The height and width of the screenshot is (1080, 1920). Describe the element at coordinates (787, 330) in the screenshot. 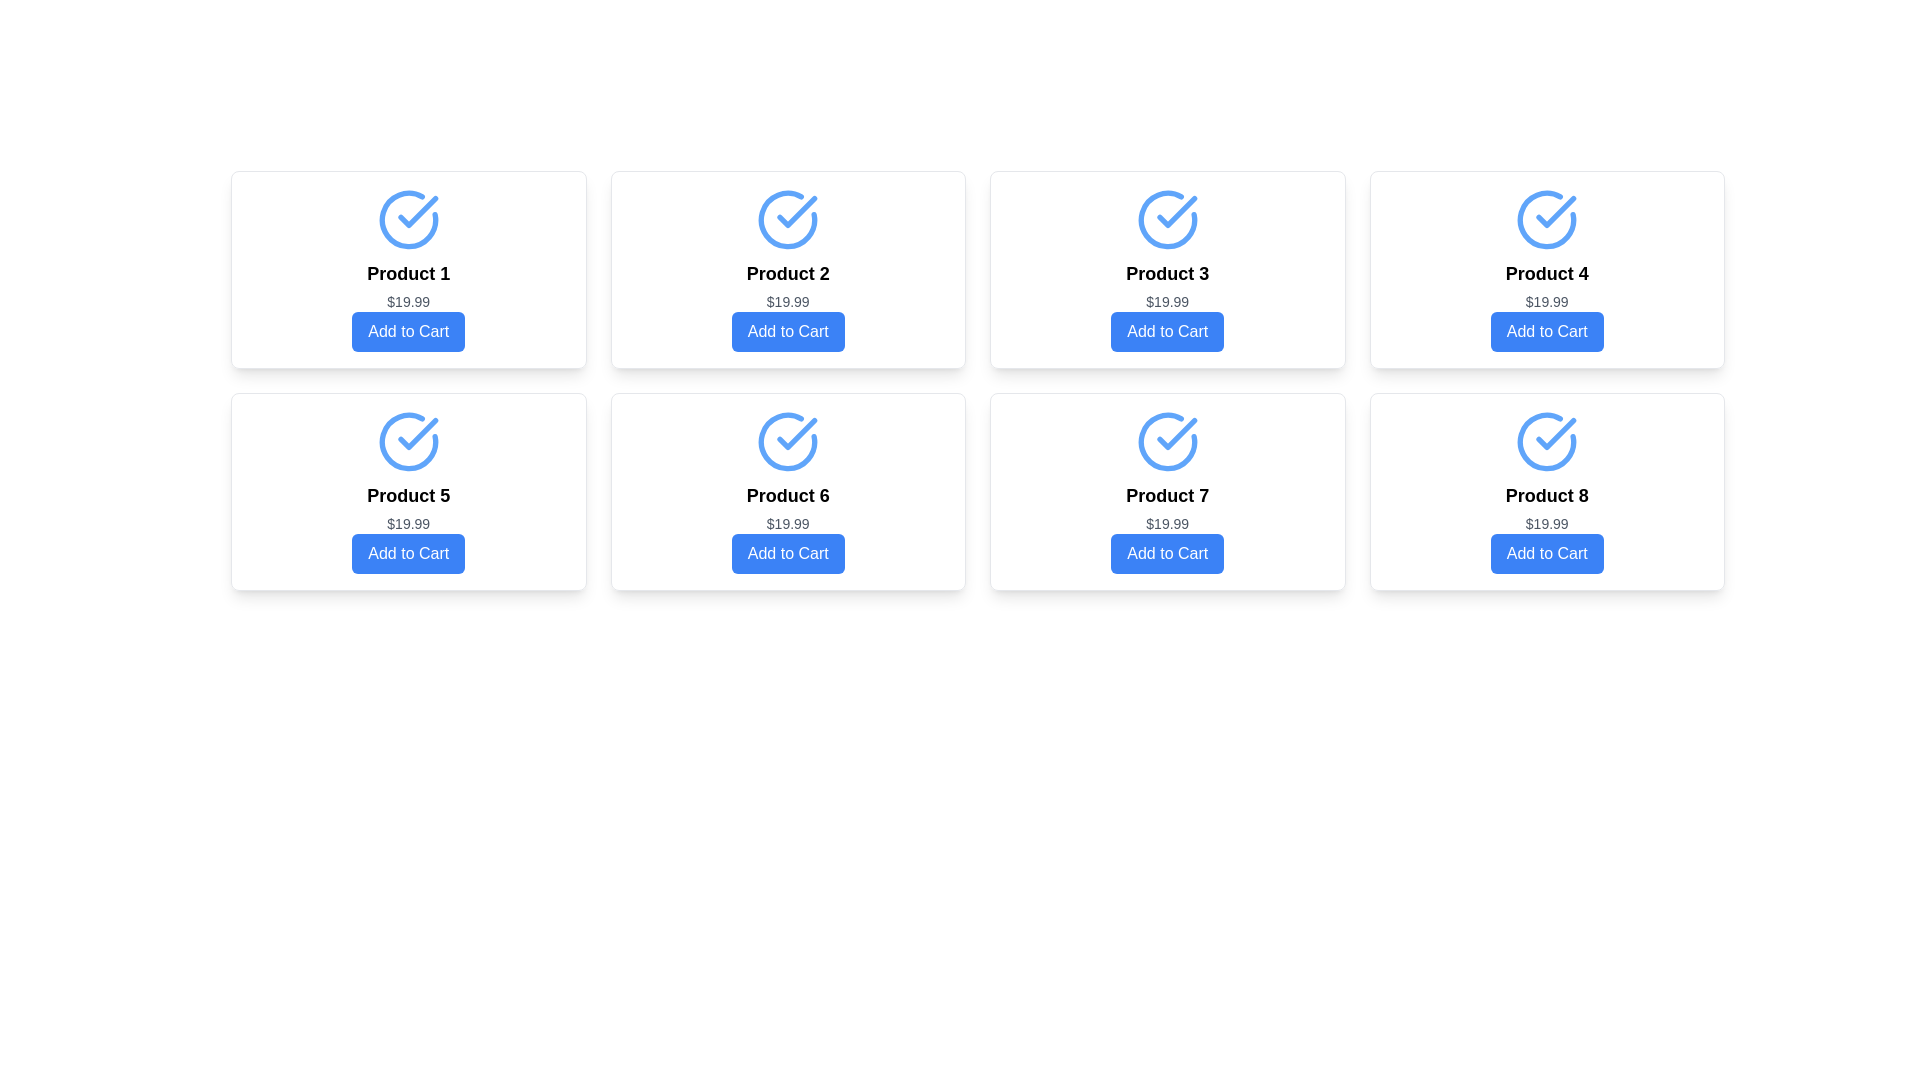

I see `the button located at the bottom-center of the product card for 'Product 2'` at that location.